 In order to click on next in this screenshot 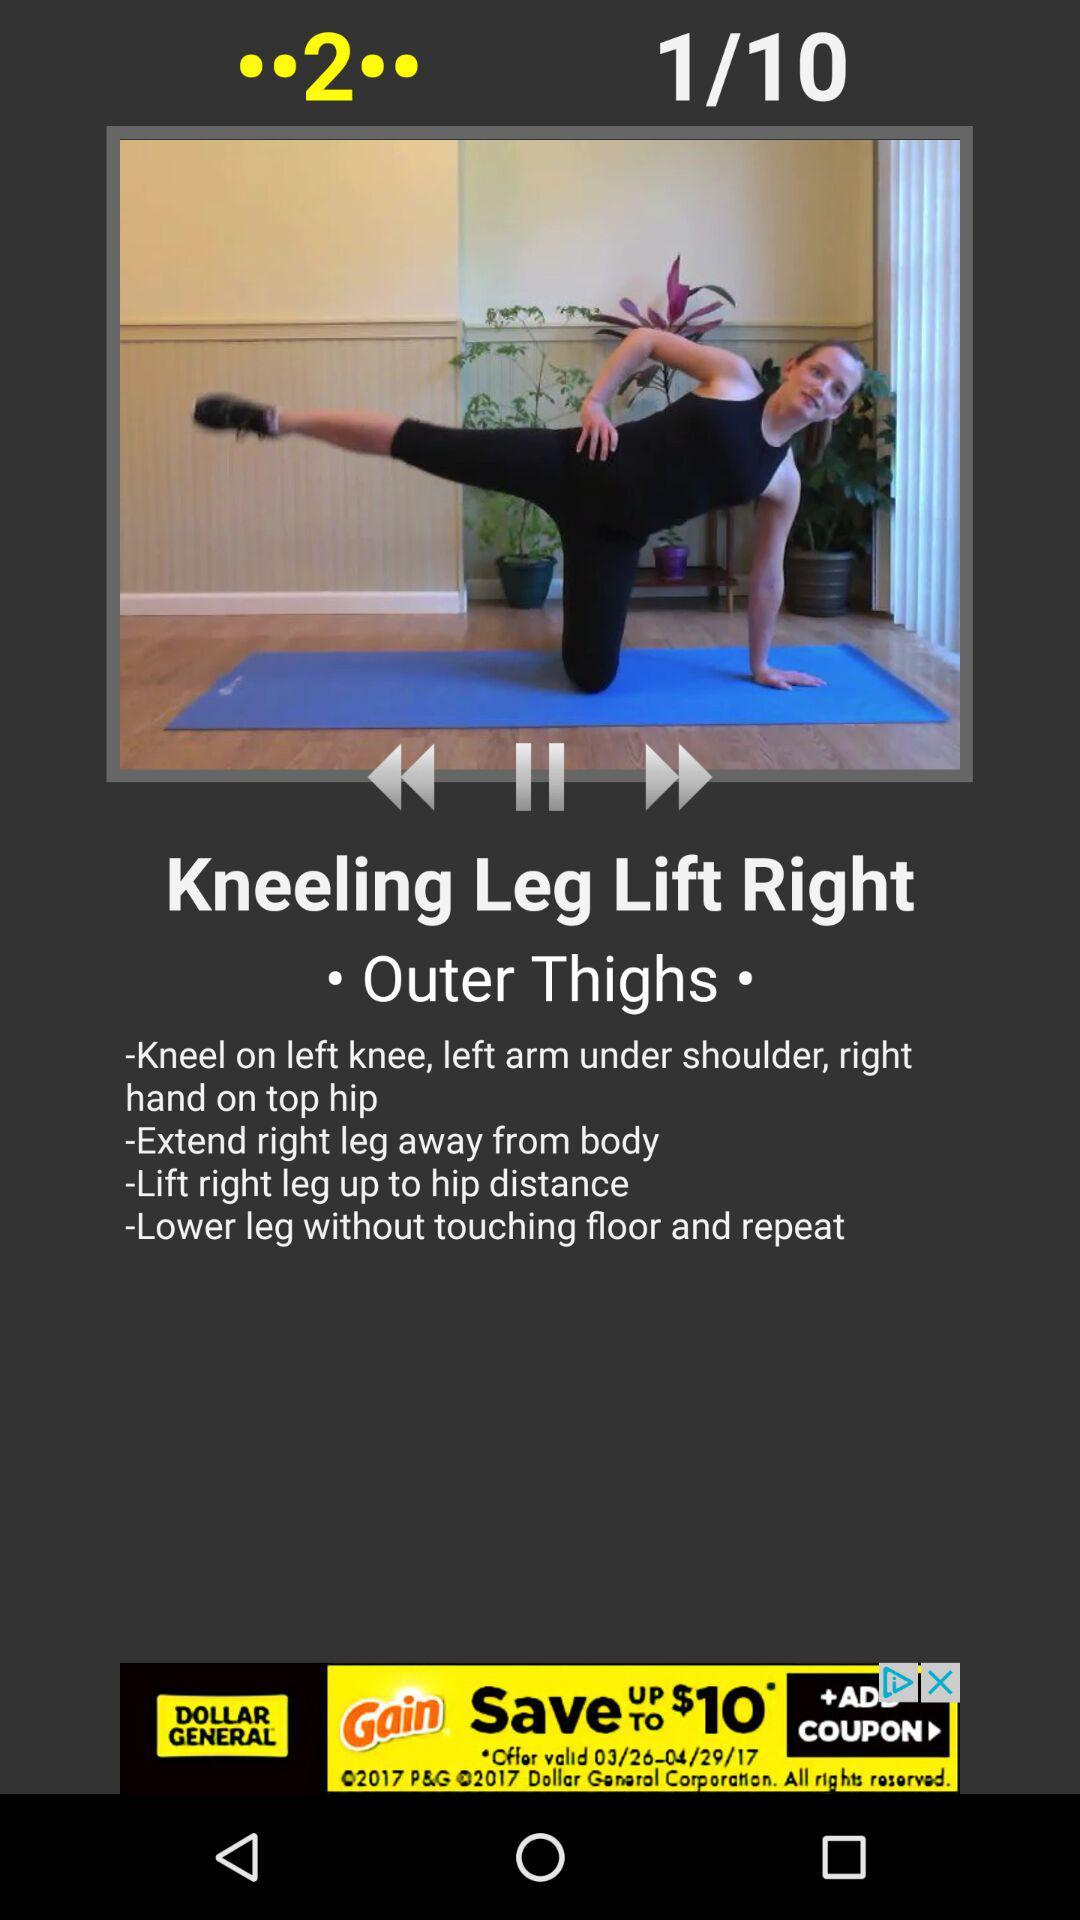, I will do `click(671, 776)`.